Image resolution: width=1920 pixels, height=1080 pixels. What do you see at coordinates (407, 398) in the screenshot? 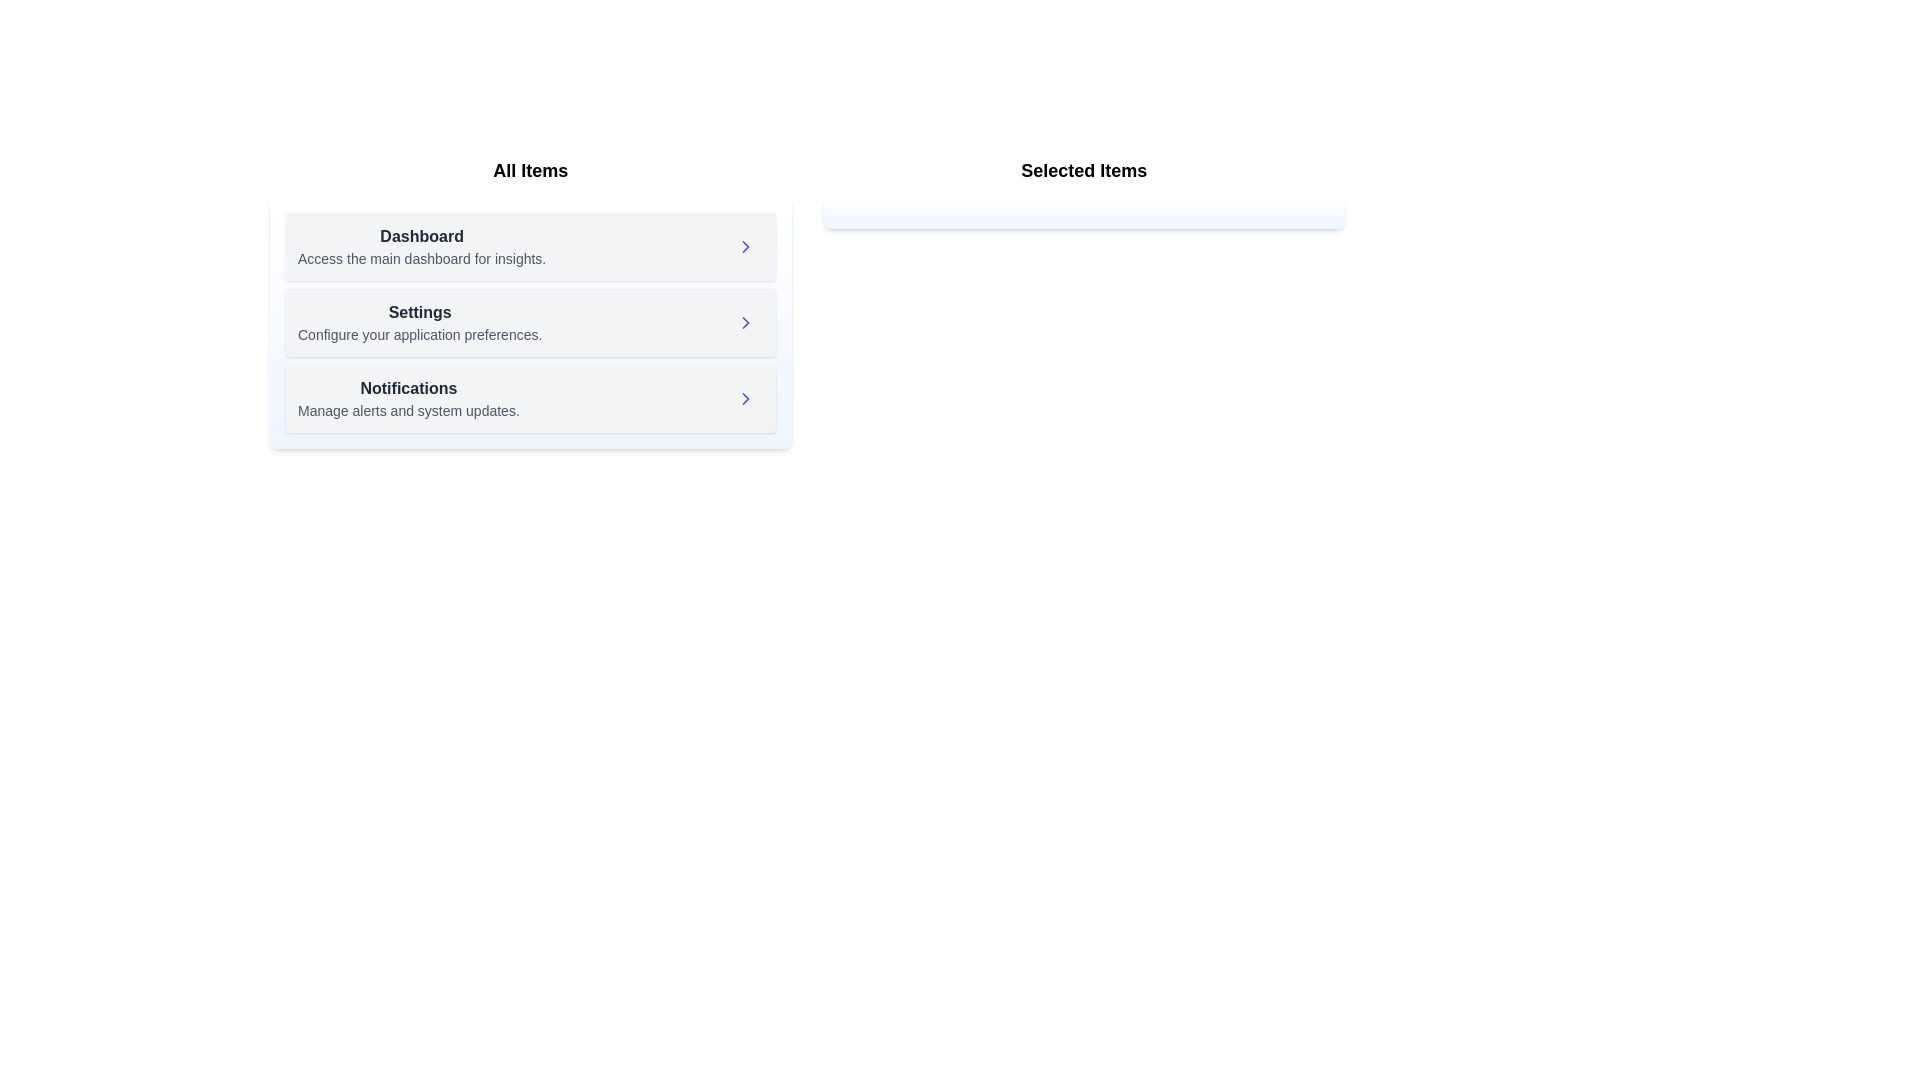
I see `the item Notifications to highlight it` at bounding box center [407, 398].